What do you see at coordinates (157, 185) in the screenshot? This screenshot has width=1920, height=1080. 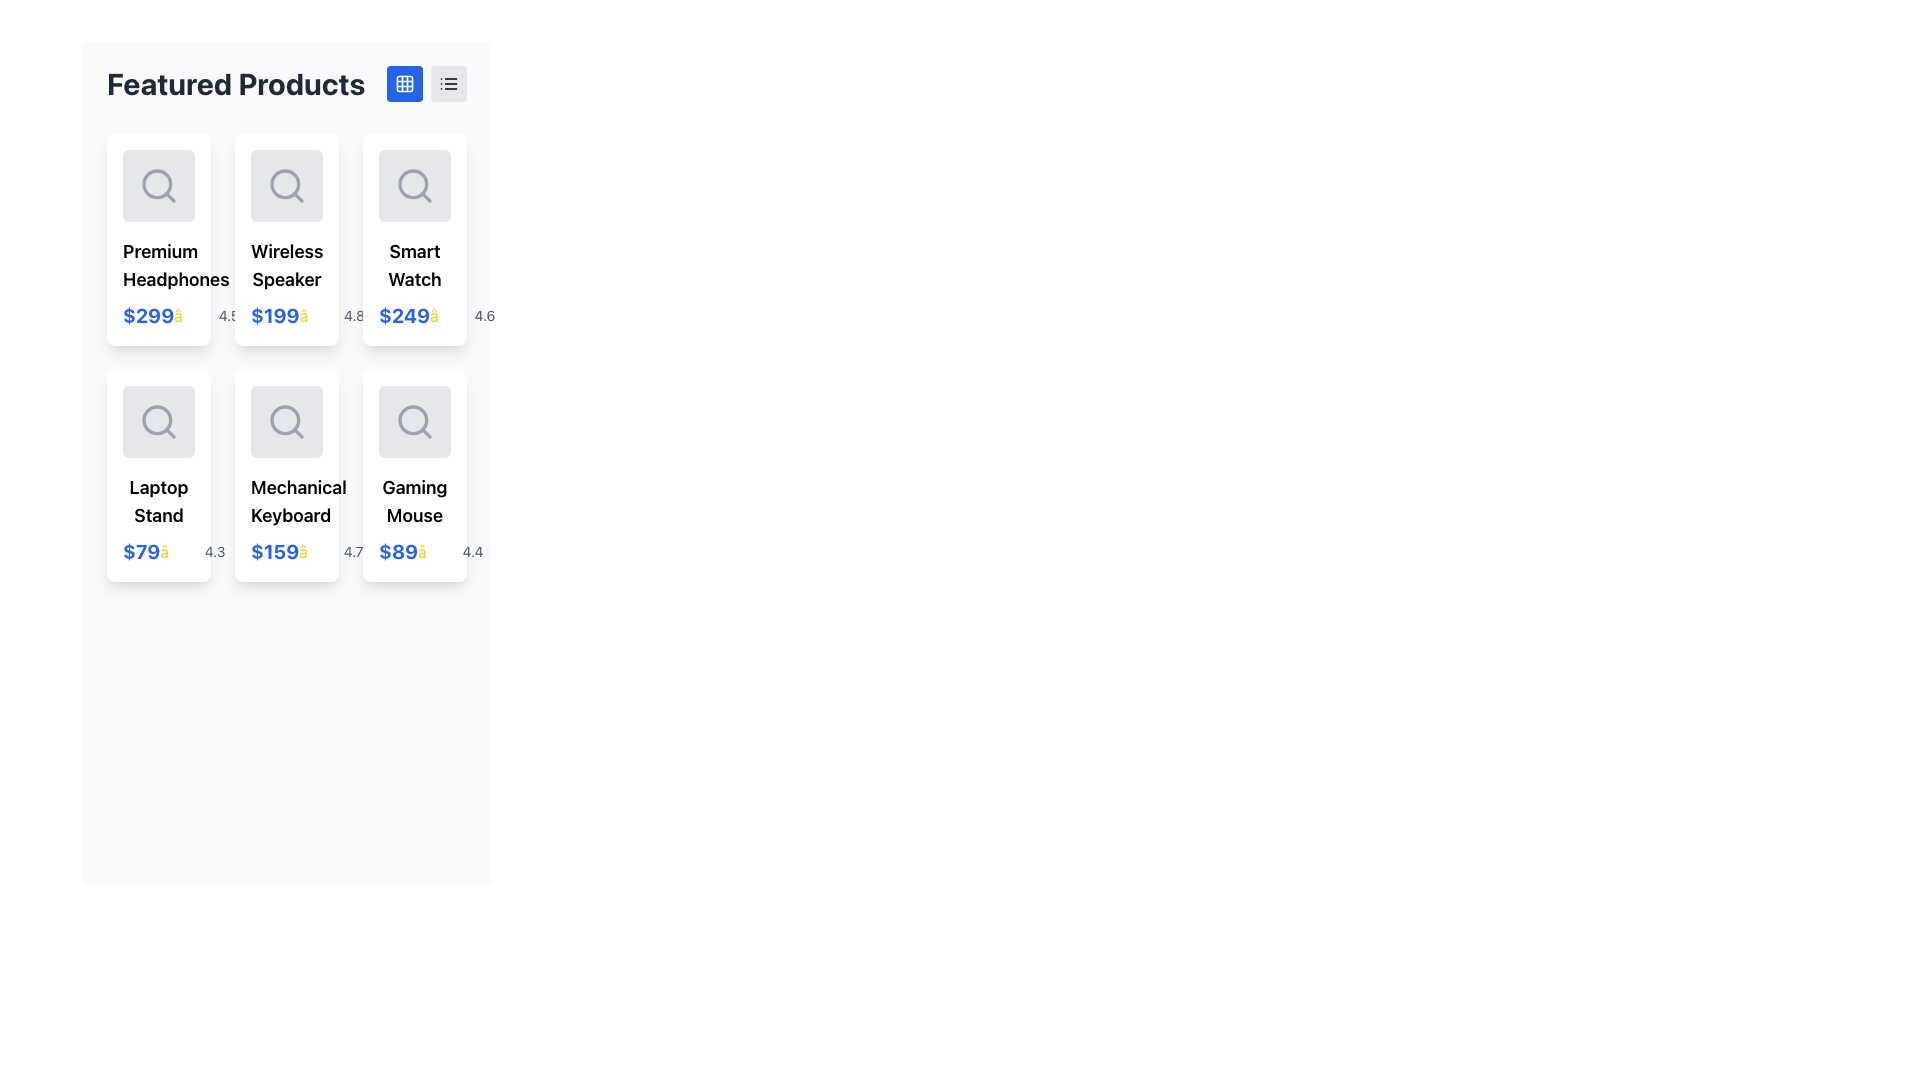 I see `the magnifying glass icon located in the upper section of the 'Premium Headphones' product card` at bounding box center [157, 185].